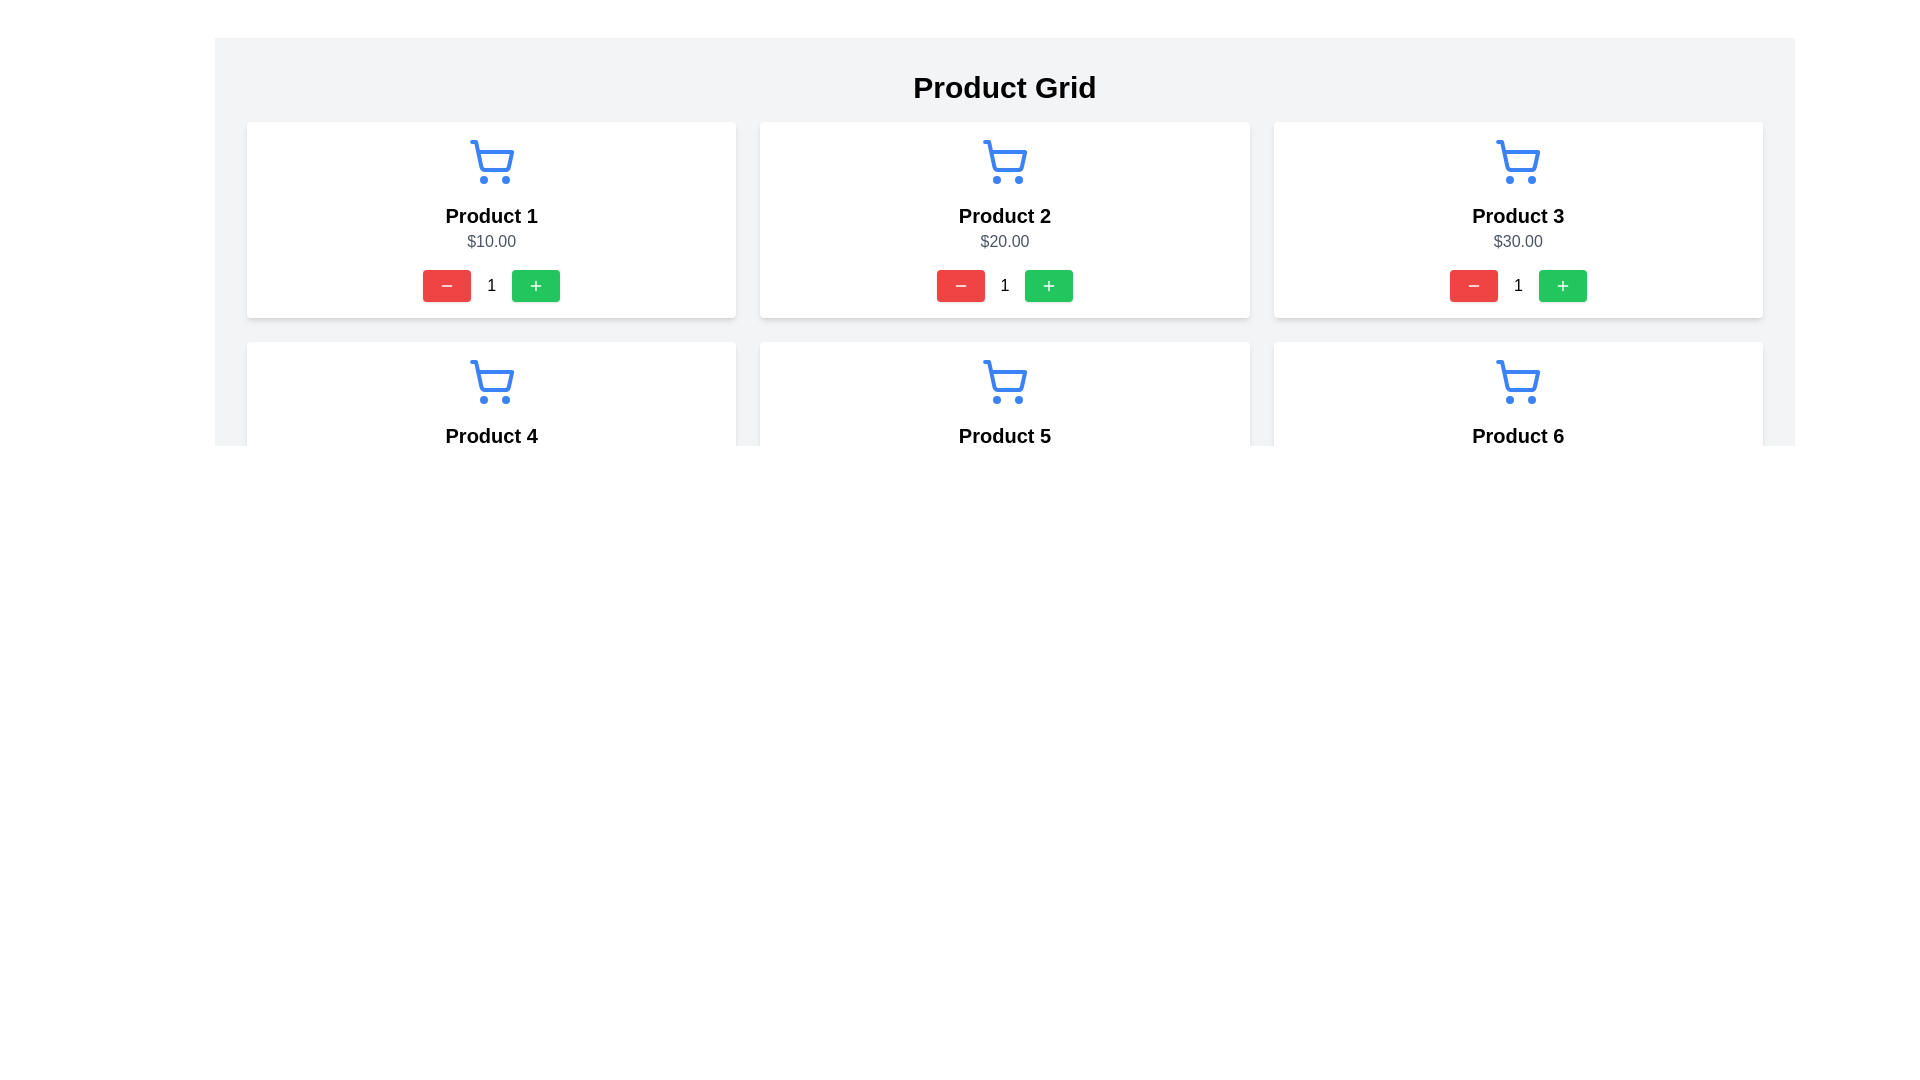 The height and width of the screenshot is (1080, 1920). Describe the element at coordinates (491, 381) in the screenshot. I see `the blue shopping cart icon above the text 'Product 4' in the second row and first column of the product grid` at that location.